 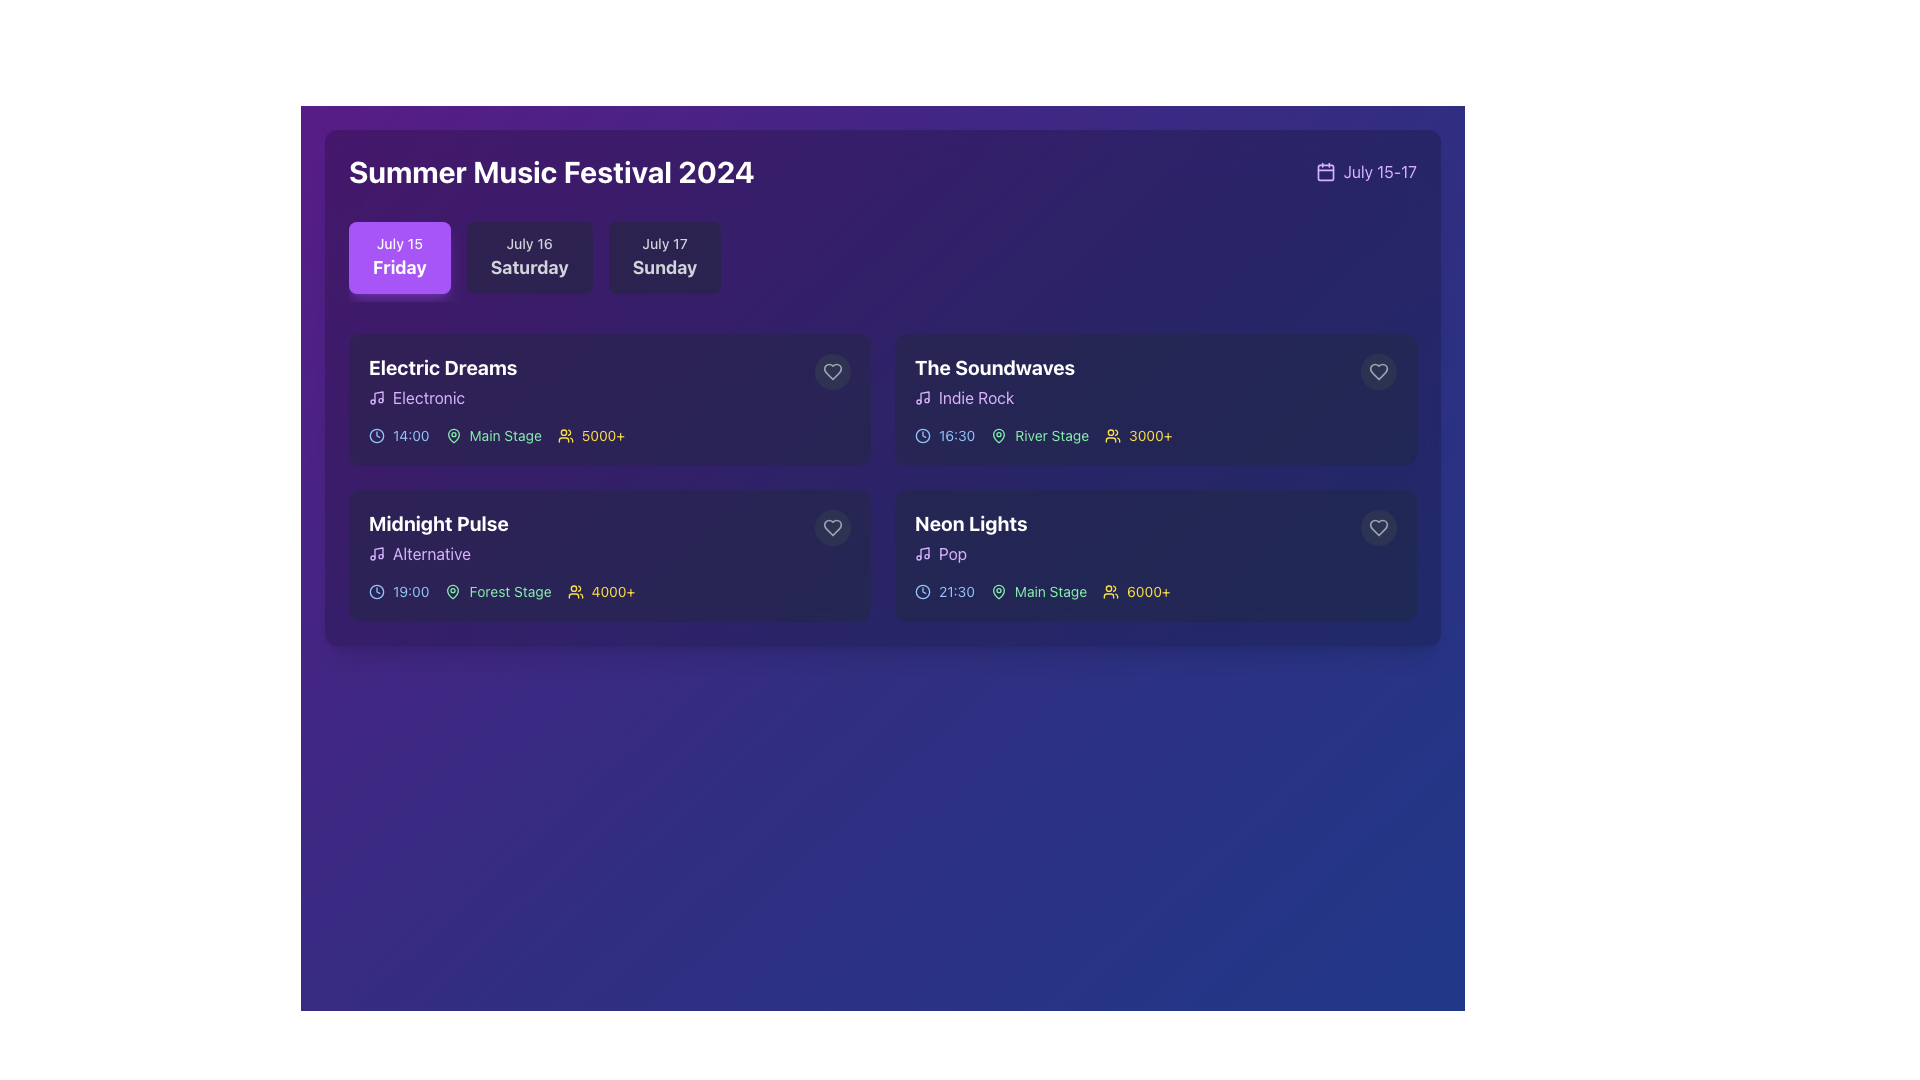 What do you see at coordinates (665, 242) in the screenshot?
I see `the text label component displaying 'July 17', which is styled in white on a dark background and positioned above the text 'Sunday' in the right-most card of date selections` at bounding box center [665, 242].